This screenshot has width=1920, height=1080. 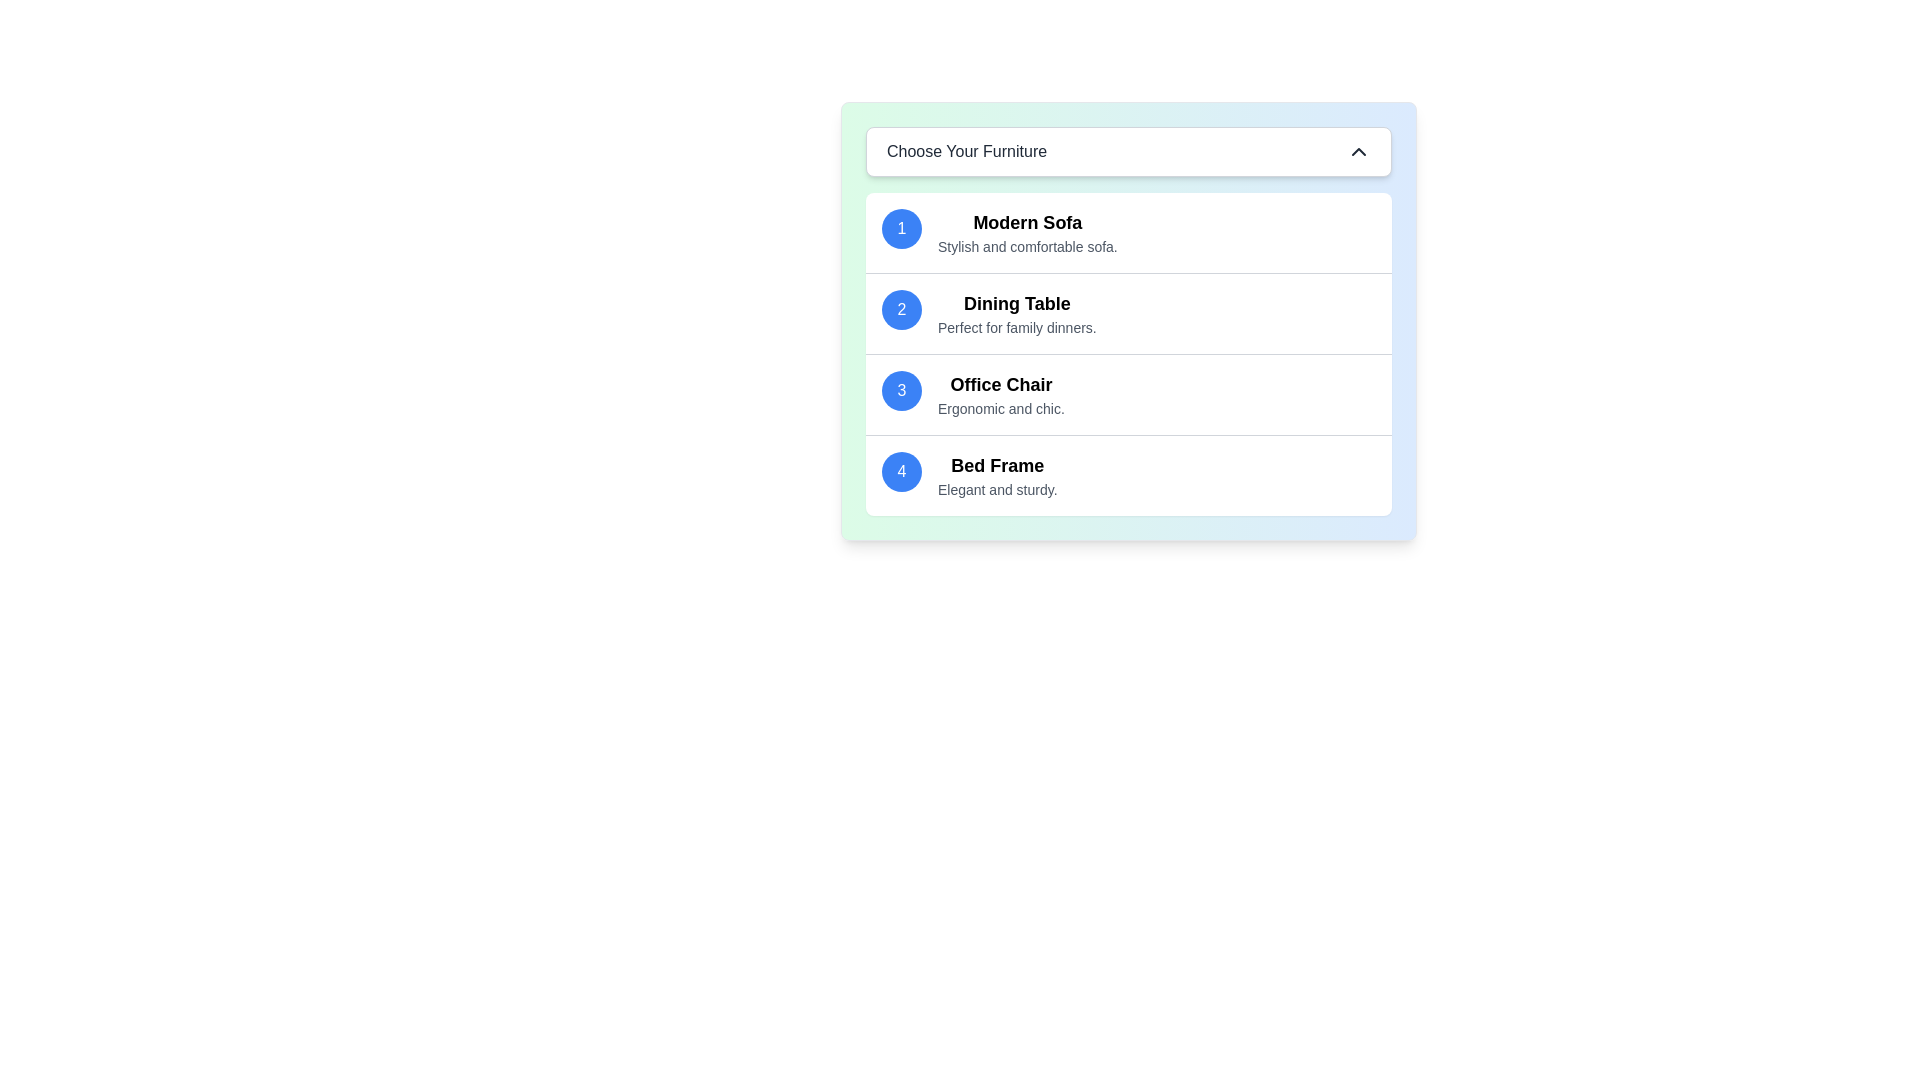 I want to click on the fourth list item representing a bed frame in the furniture list, so click(x=1128, y=474).